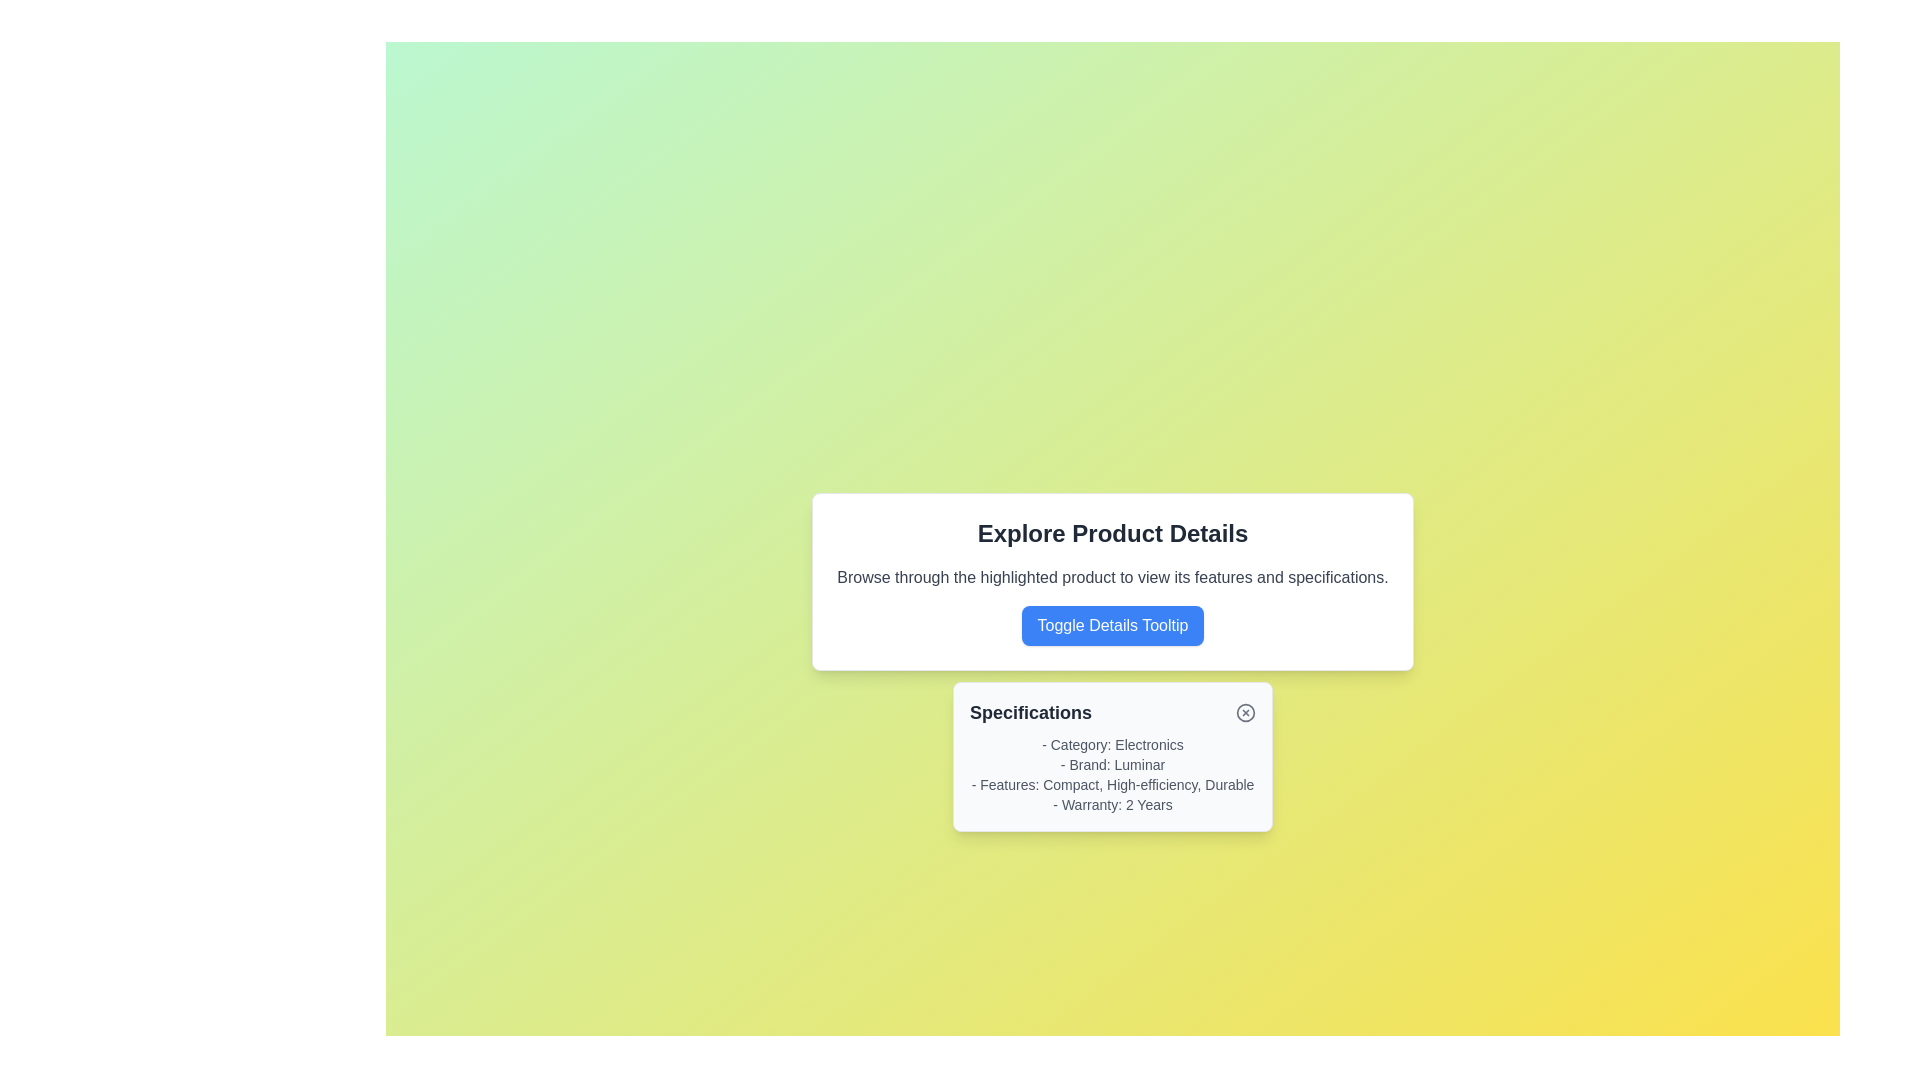 Image resolution: width=1920 pixels, height=1080 pixels. What do you see at coordinates (1245, 712) in the screenshot?
I see `the close or dismiss button located at the top-right corner of the 'Specifications' card to change its icon to a darker shade` at bounding box center [1245, 712].